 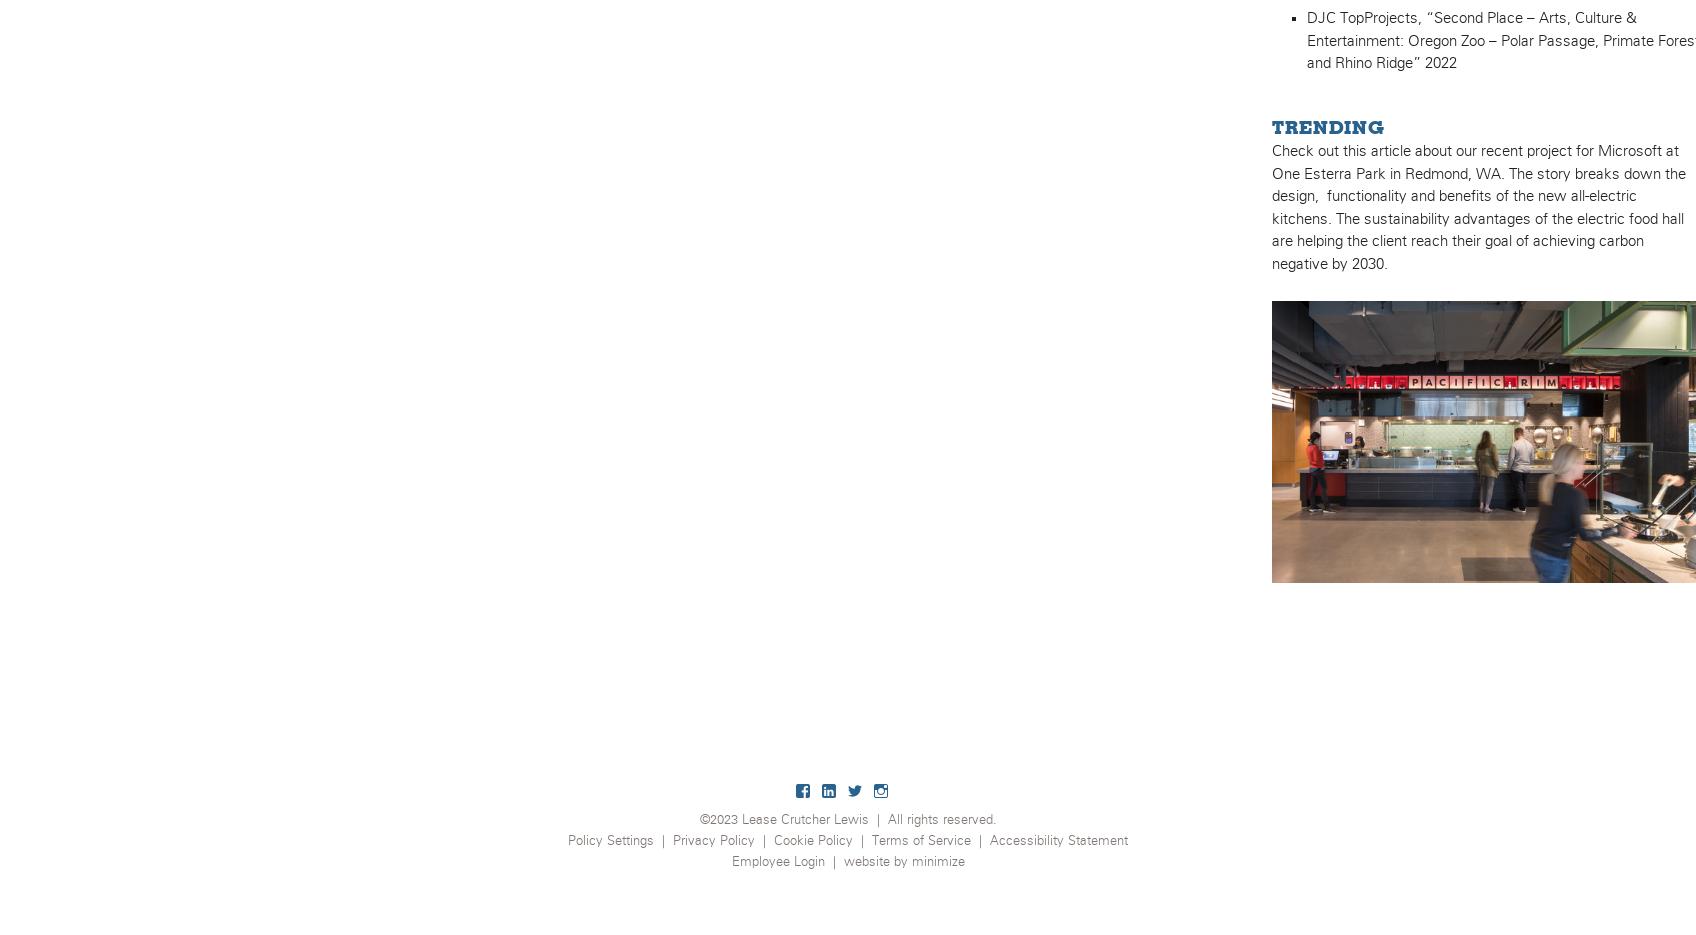 What do you see at coordinates (803, 820) in the screenshot?
I see `'Lease Crutcher Lewis'` at bounding box center [803, 820].